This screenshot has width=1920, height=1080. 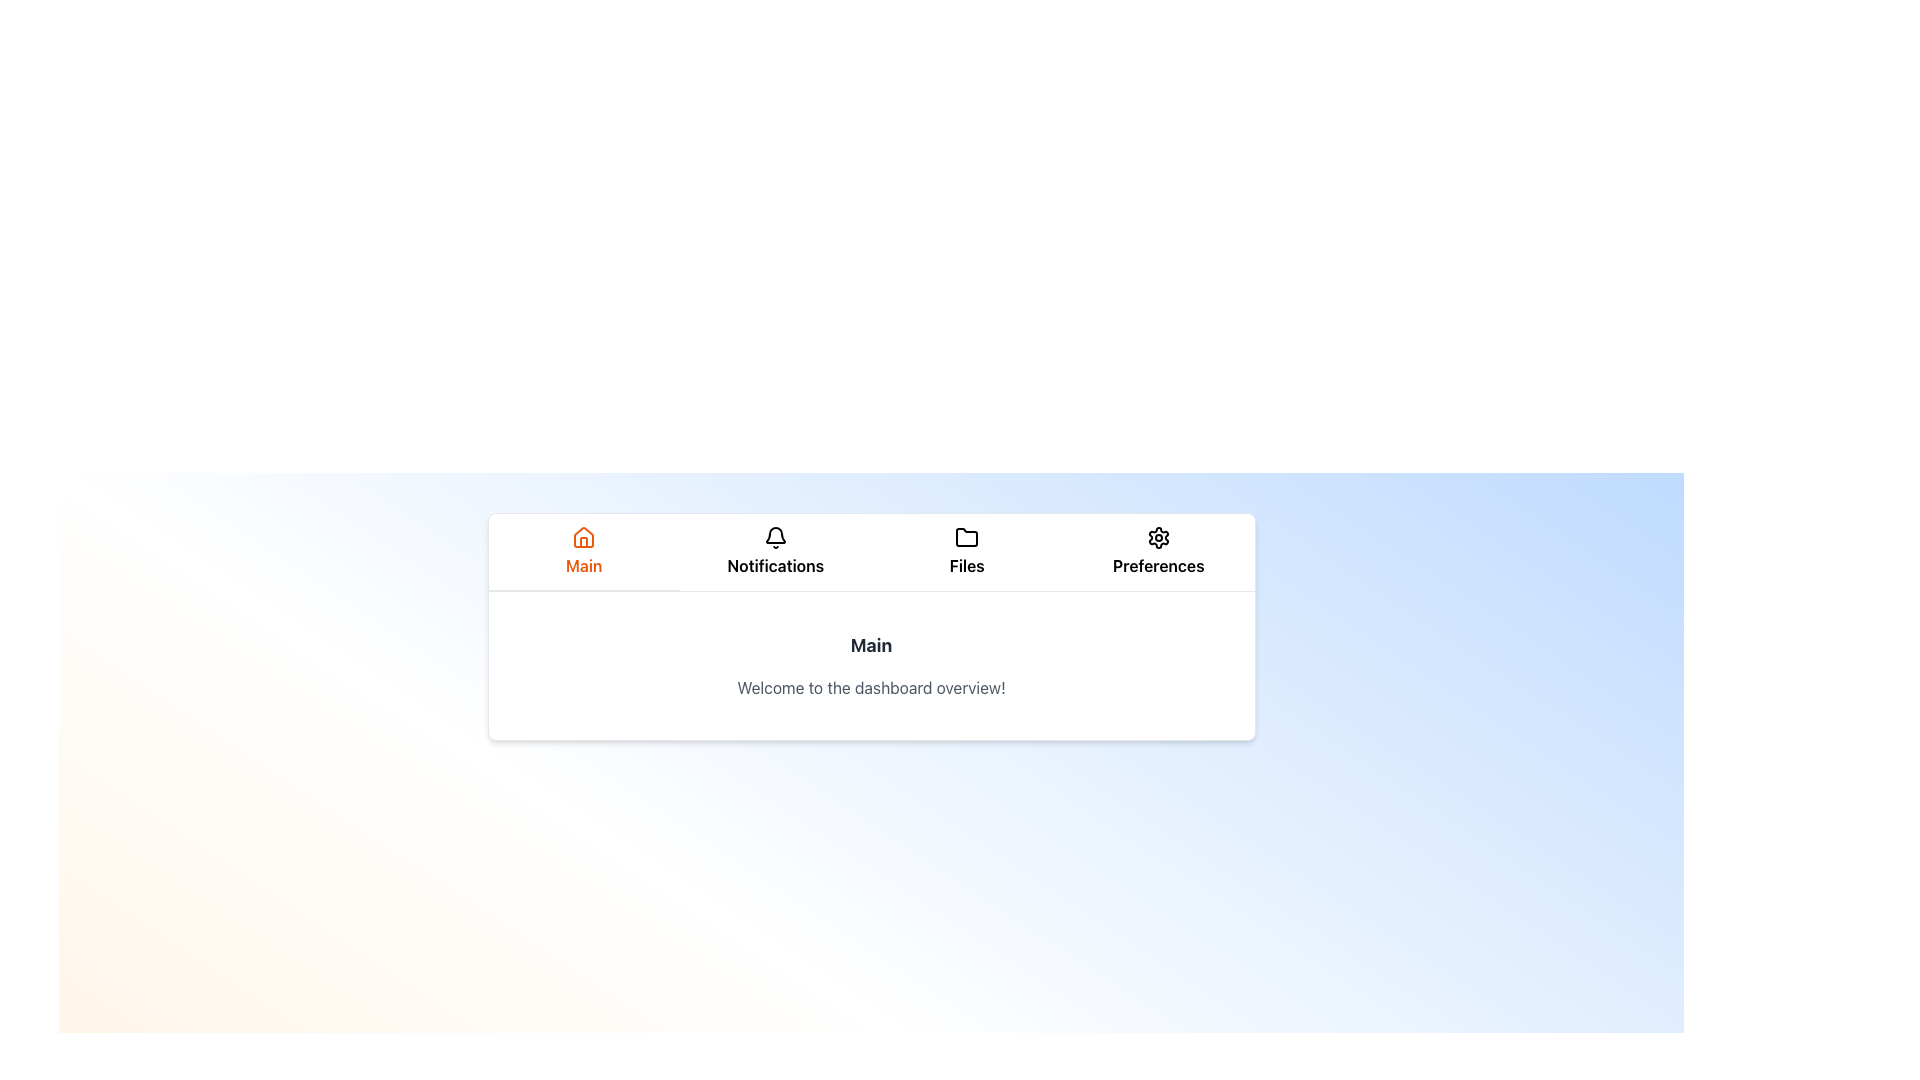 What do you see at coordinates (967, 536) in the screenshot?
I see `the folder-shaped icon in the navigation bar` at bounding box center [967, 536].